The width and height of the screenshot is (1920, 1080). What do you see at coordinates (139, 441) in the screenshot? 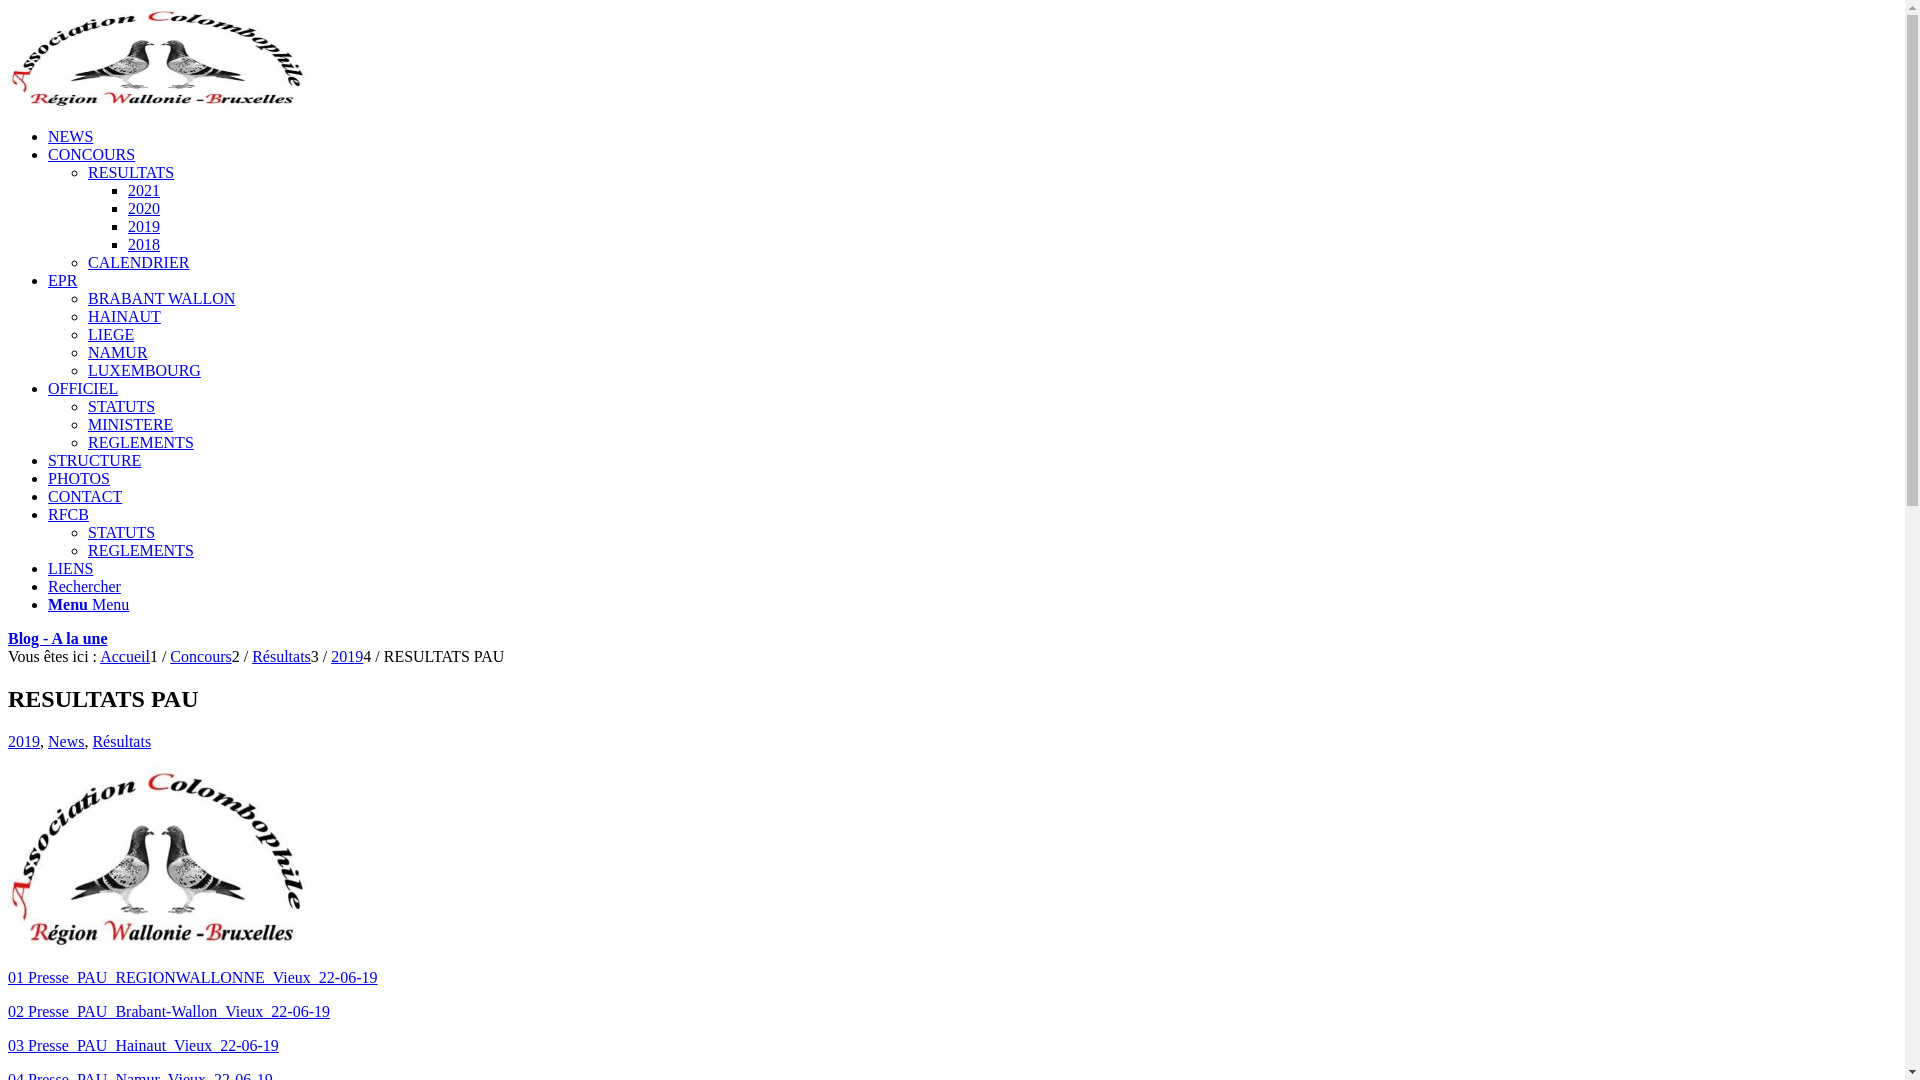
I see `'REGLEMENTS'` at bounding box center [139, 441].